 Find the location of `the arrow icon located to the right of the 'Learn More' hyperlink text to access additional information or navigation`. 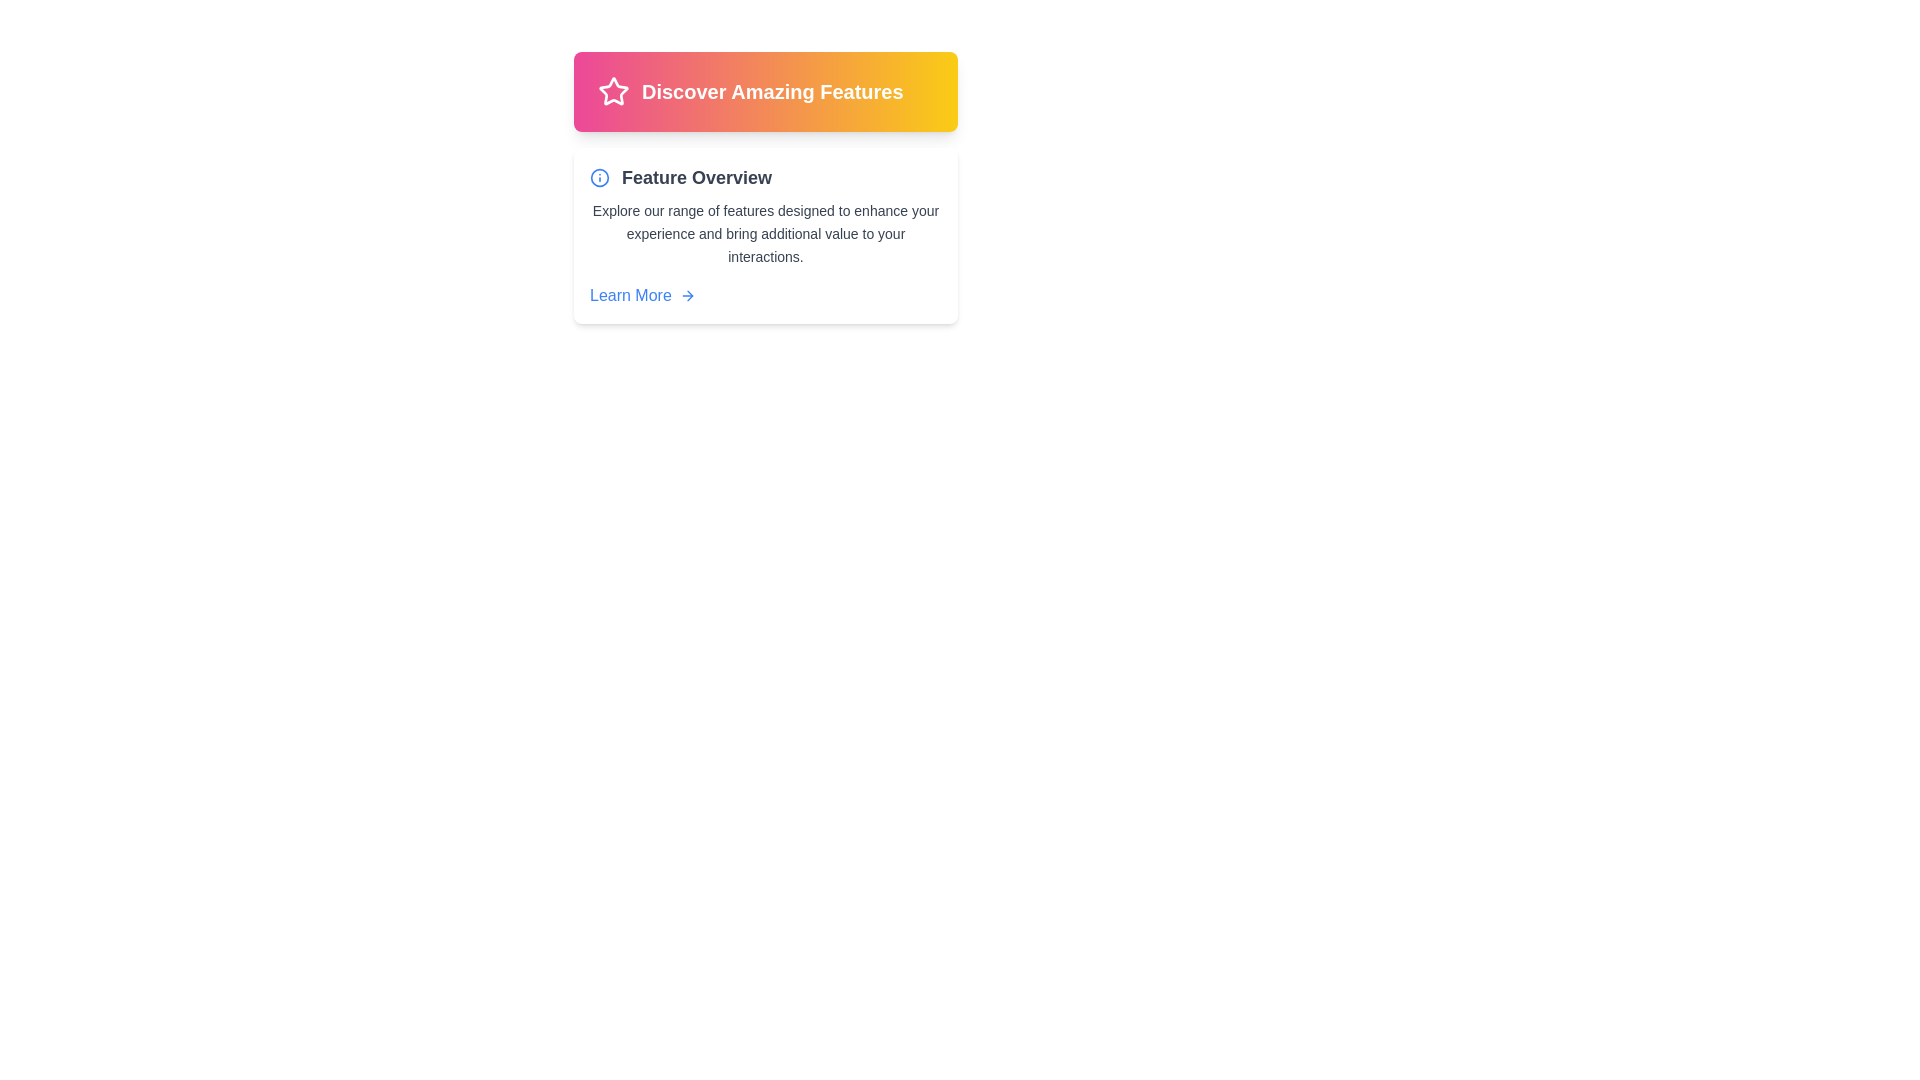

the arrow icon located to the right of the 'Learn More' hyperlink text to access additional information or navigation is located at coordinates (690, 296).